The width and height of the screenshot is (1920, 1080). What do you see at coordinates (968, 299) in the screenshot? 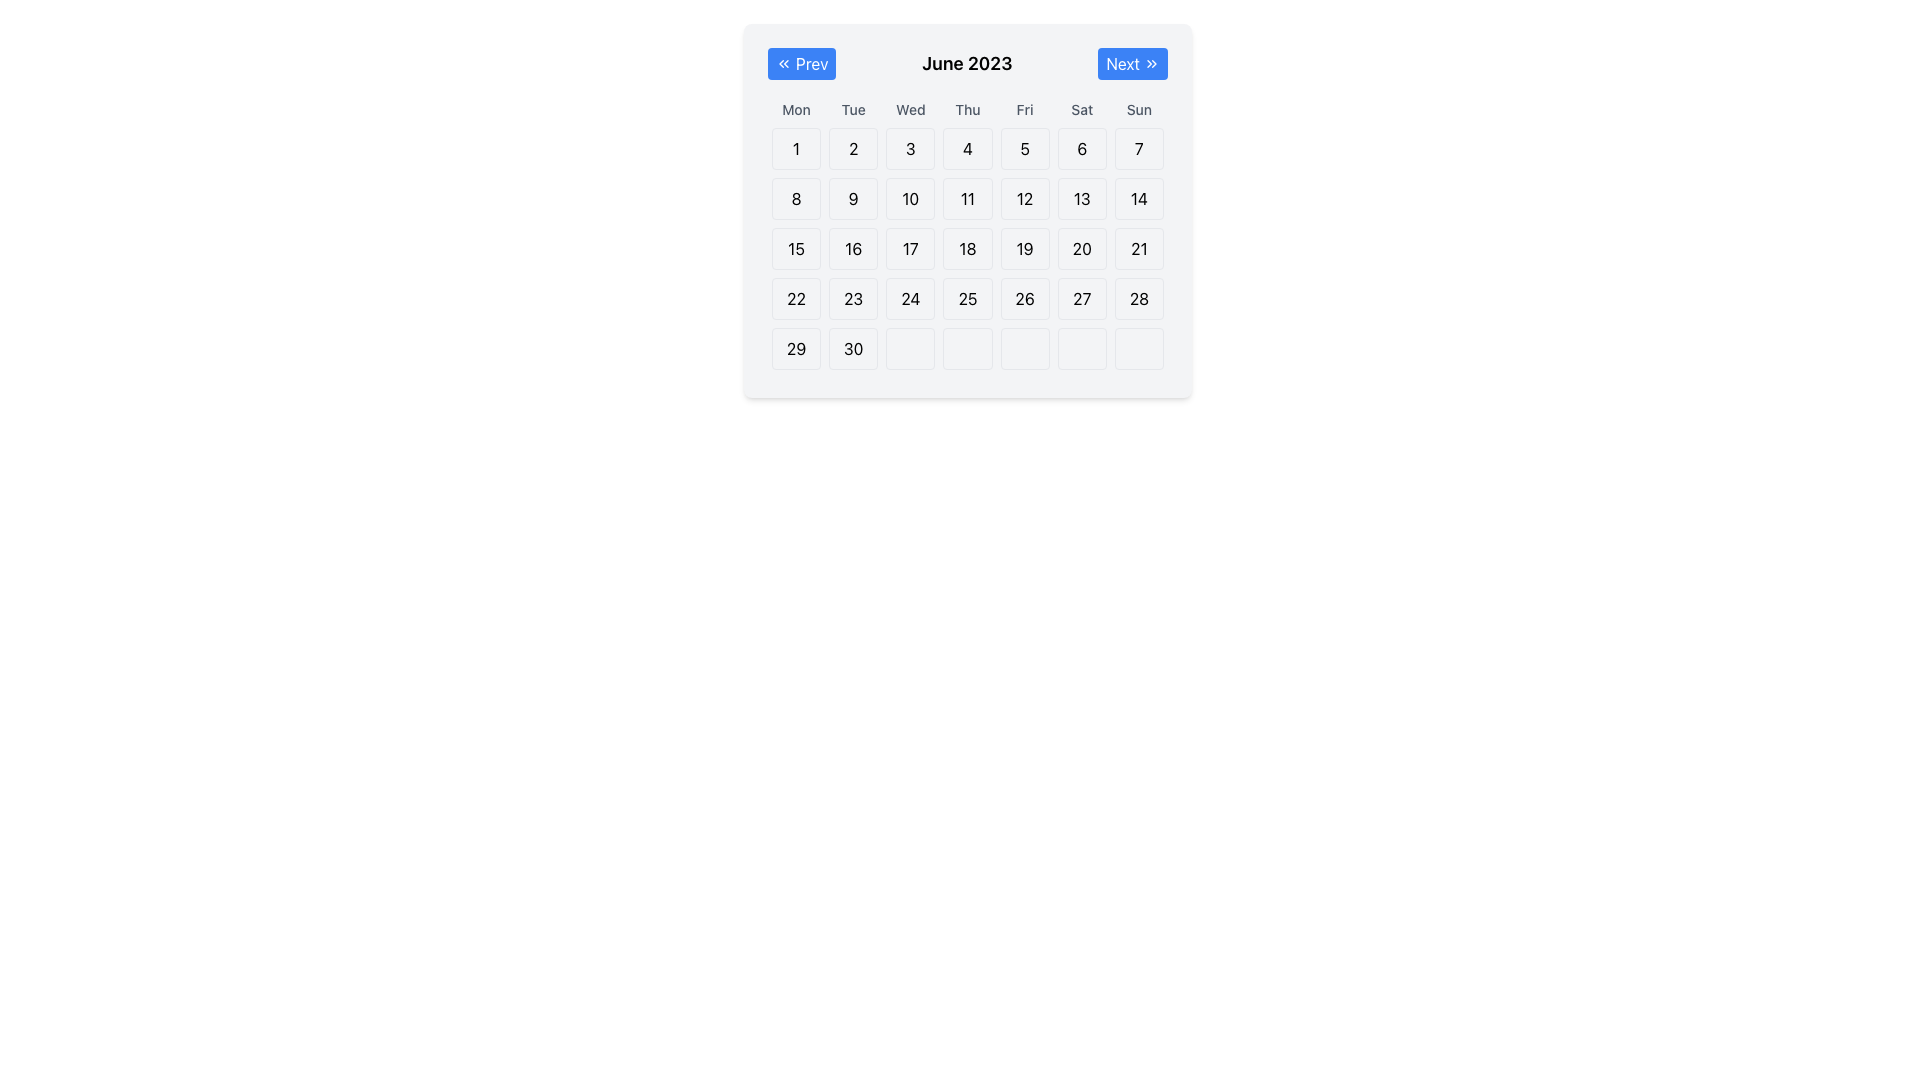
I see `the square-shaped button with the number '25' in black, which is the fourth item in a grid layout of seven elements in the calendar interface` at bounding box center [968, 299].